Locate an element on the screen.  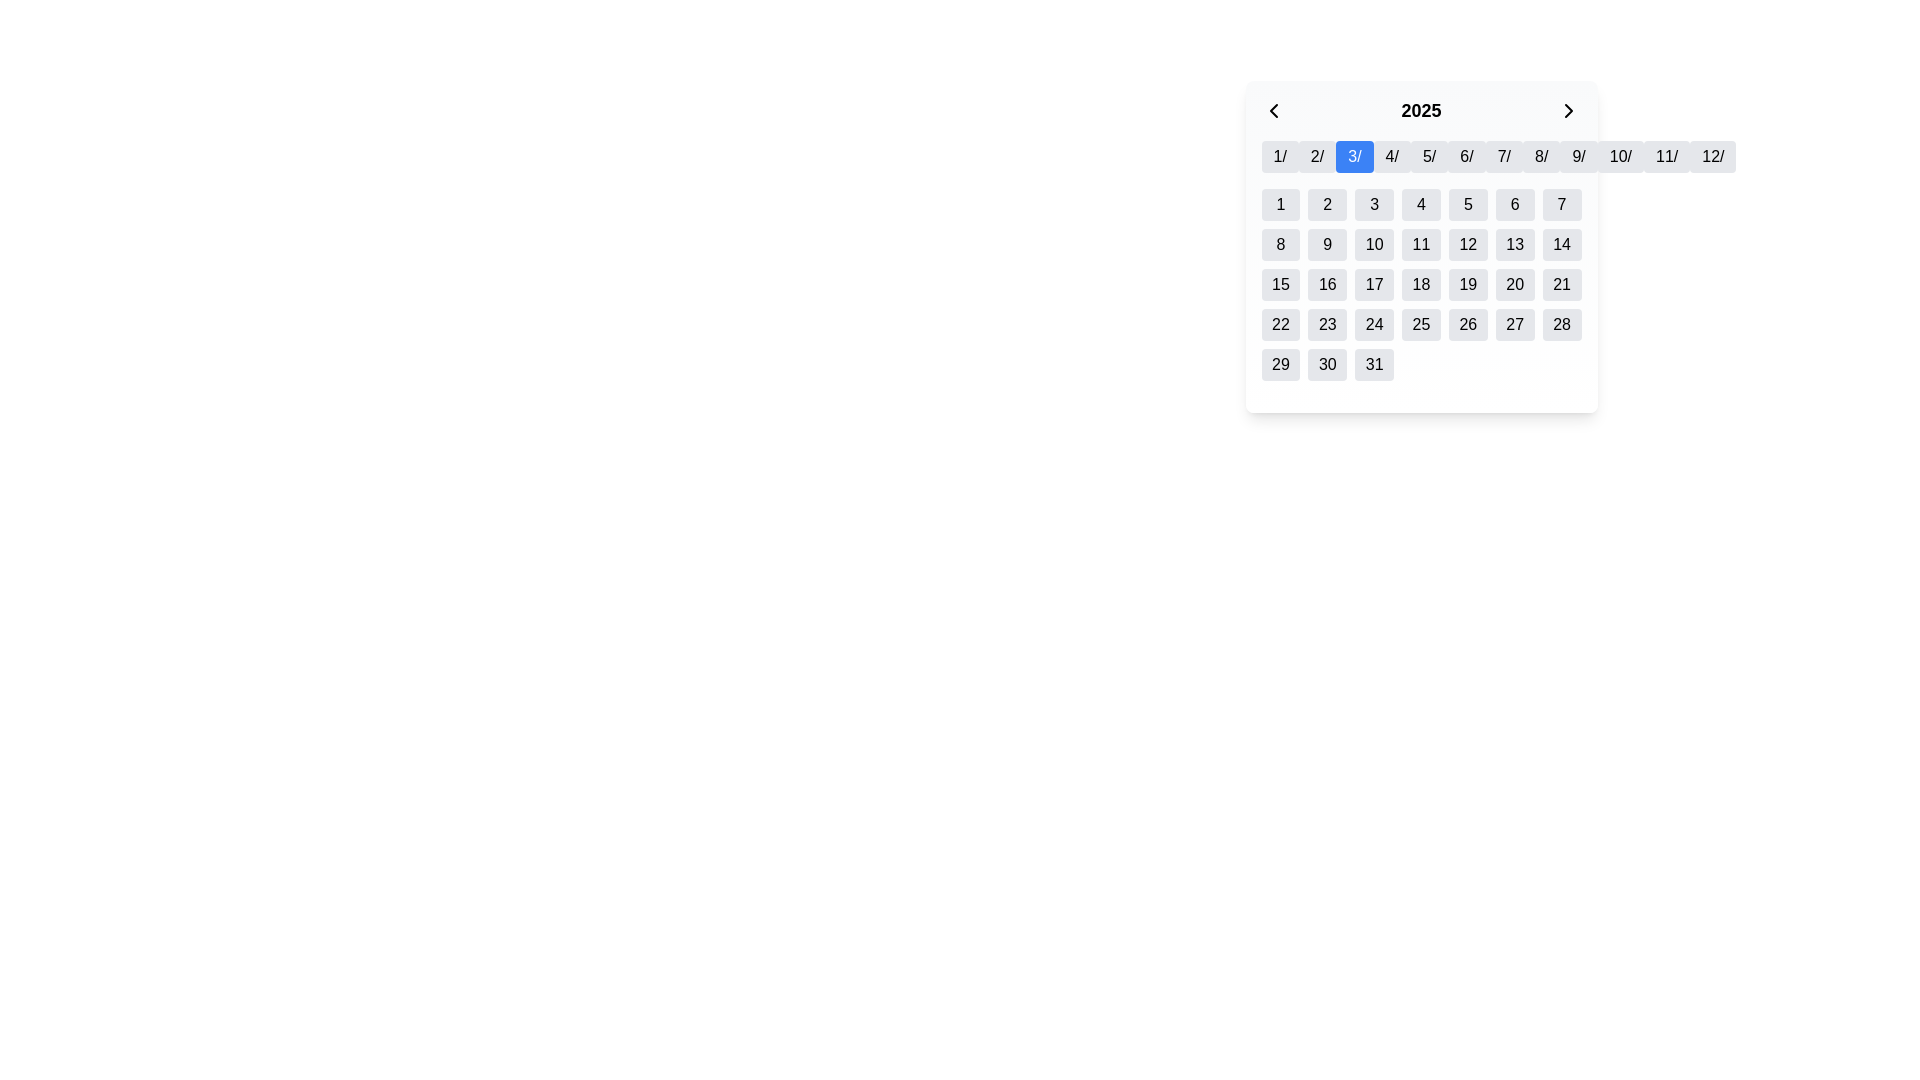
the 23rd day of the currently displayed month in the calendar by pressing it using keyboard navigation is located at coordinates (1327, 323).